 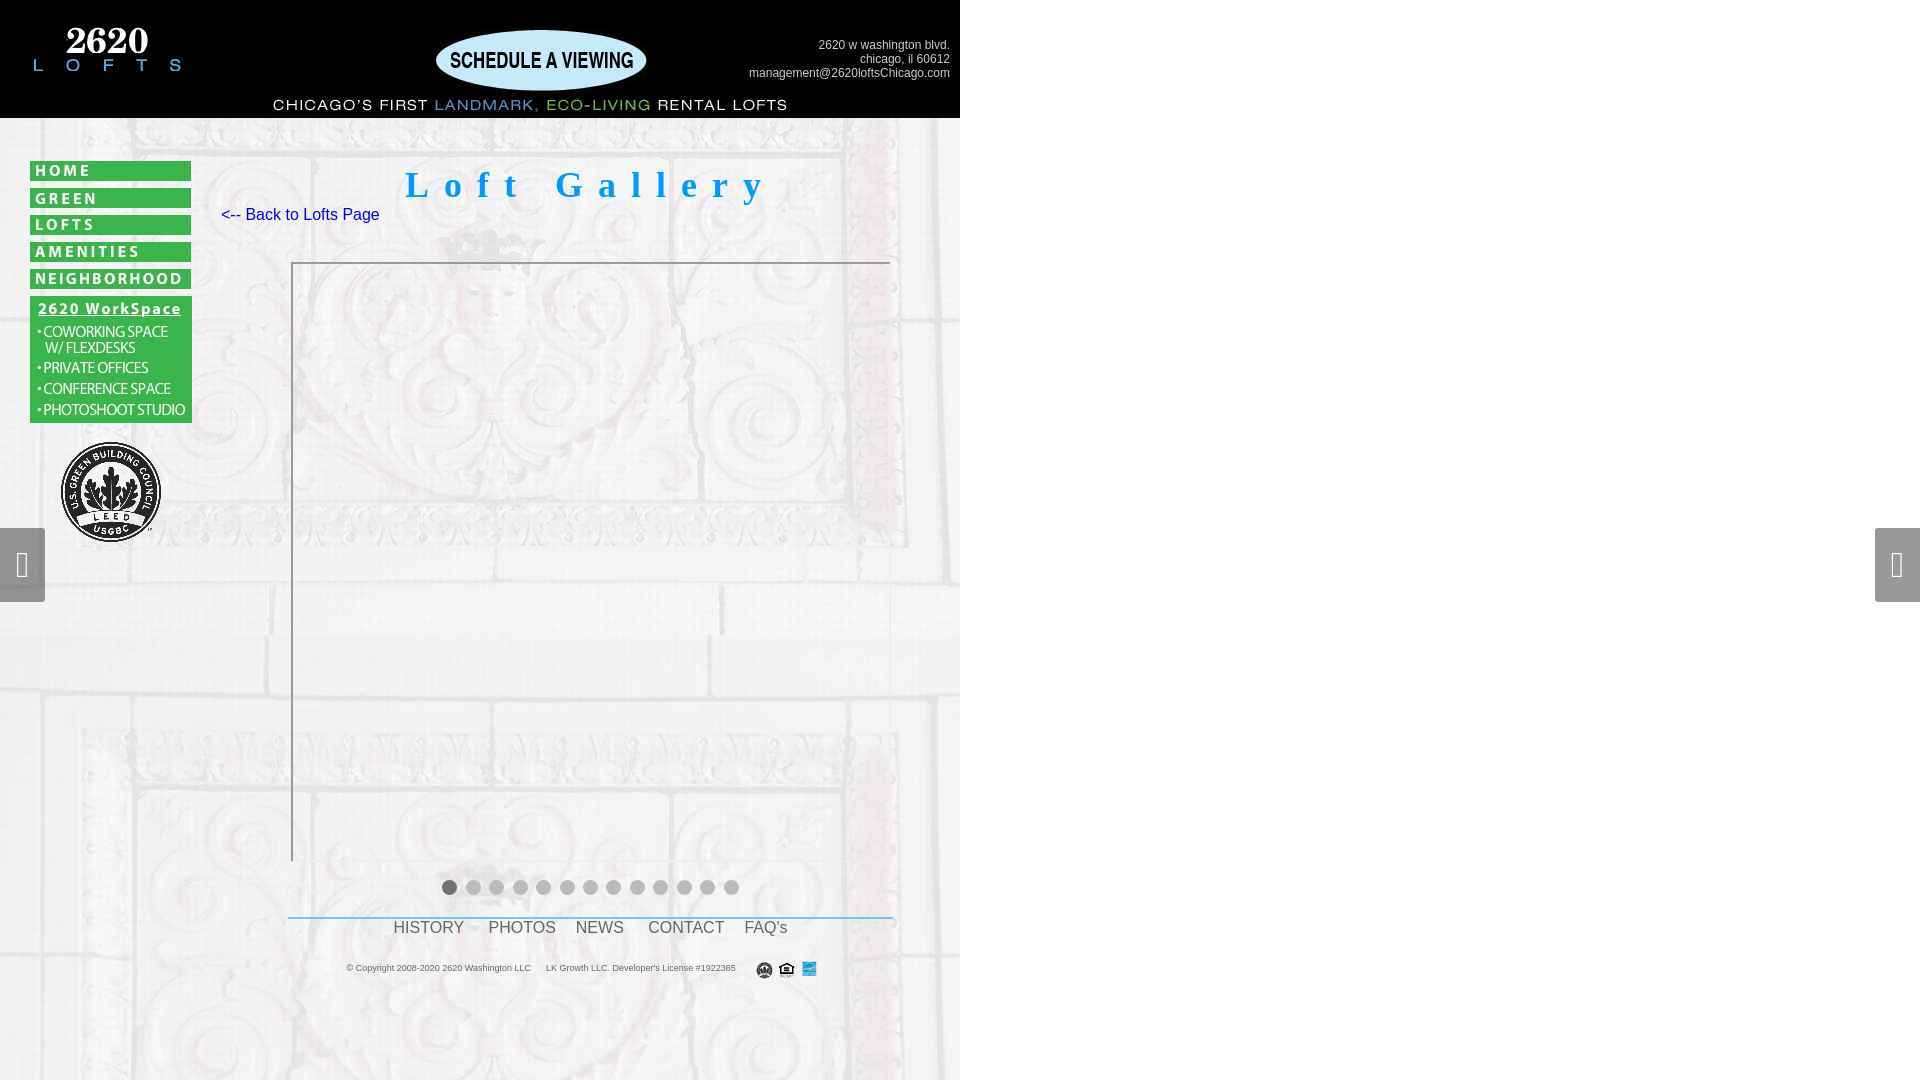 I want to click on 'PHOTOS', so click(x=522, y=927).